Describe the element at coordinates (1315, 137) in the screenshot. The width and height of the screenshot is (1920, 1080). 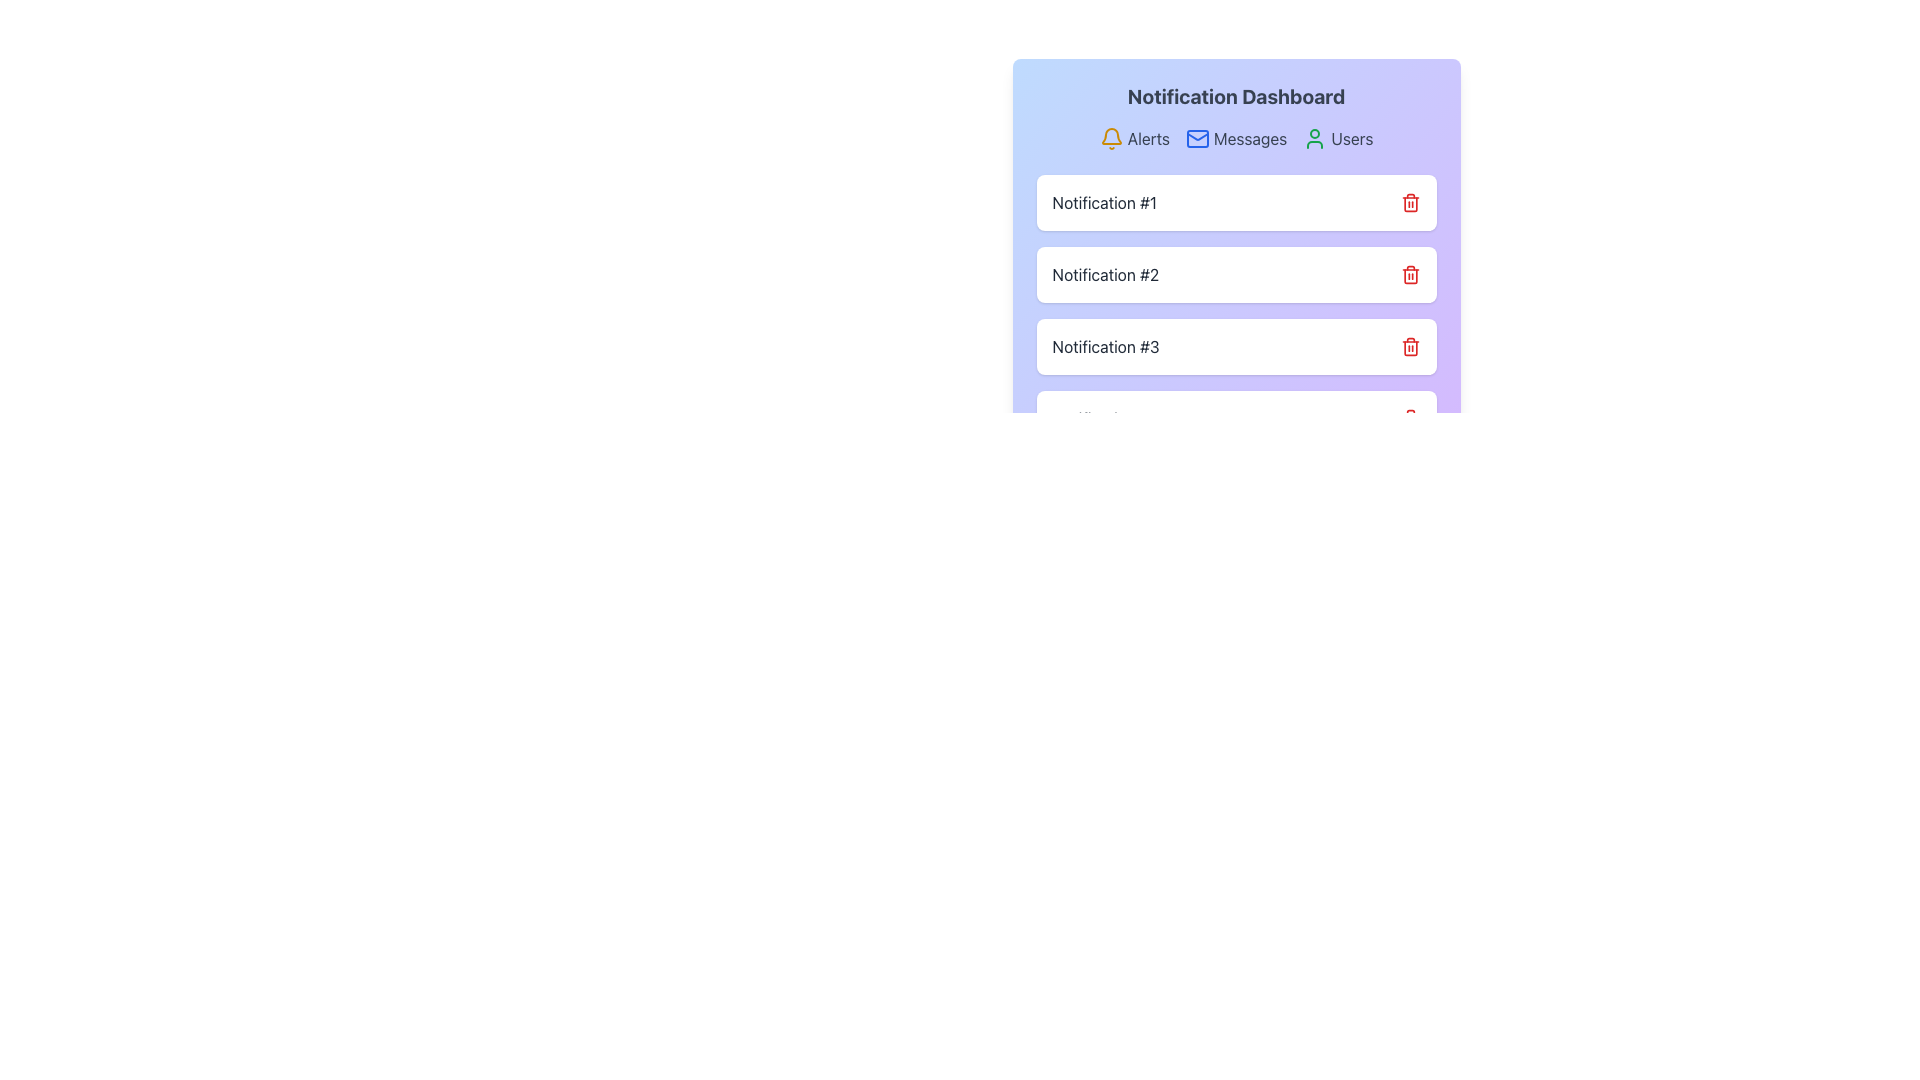
I see `the green user pictogram icon located in the navigation bar next to the text 'Users'` at that location.